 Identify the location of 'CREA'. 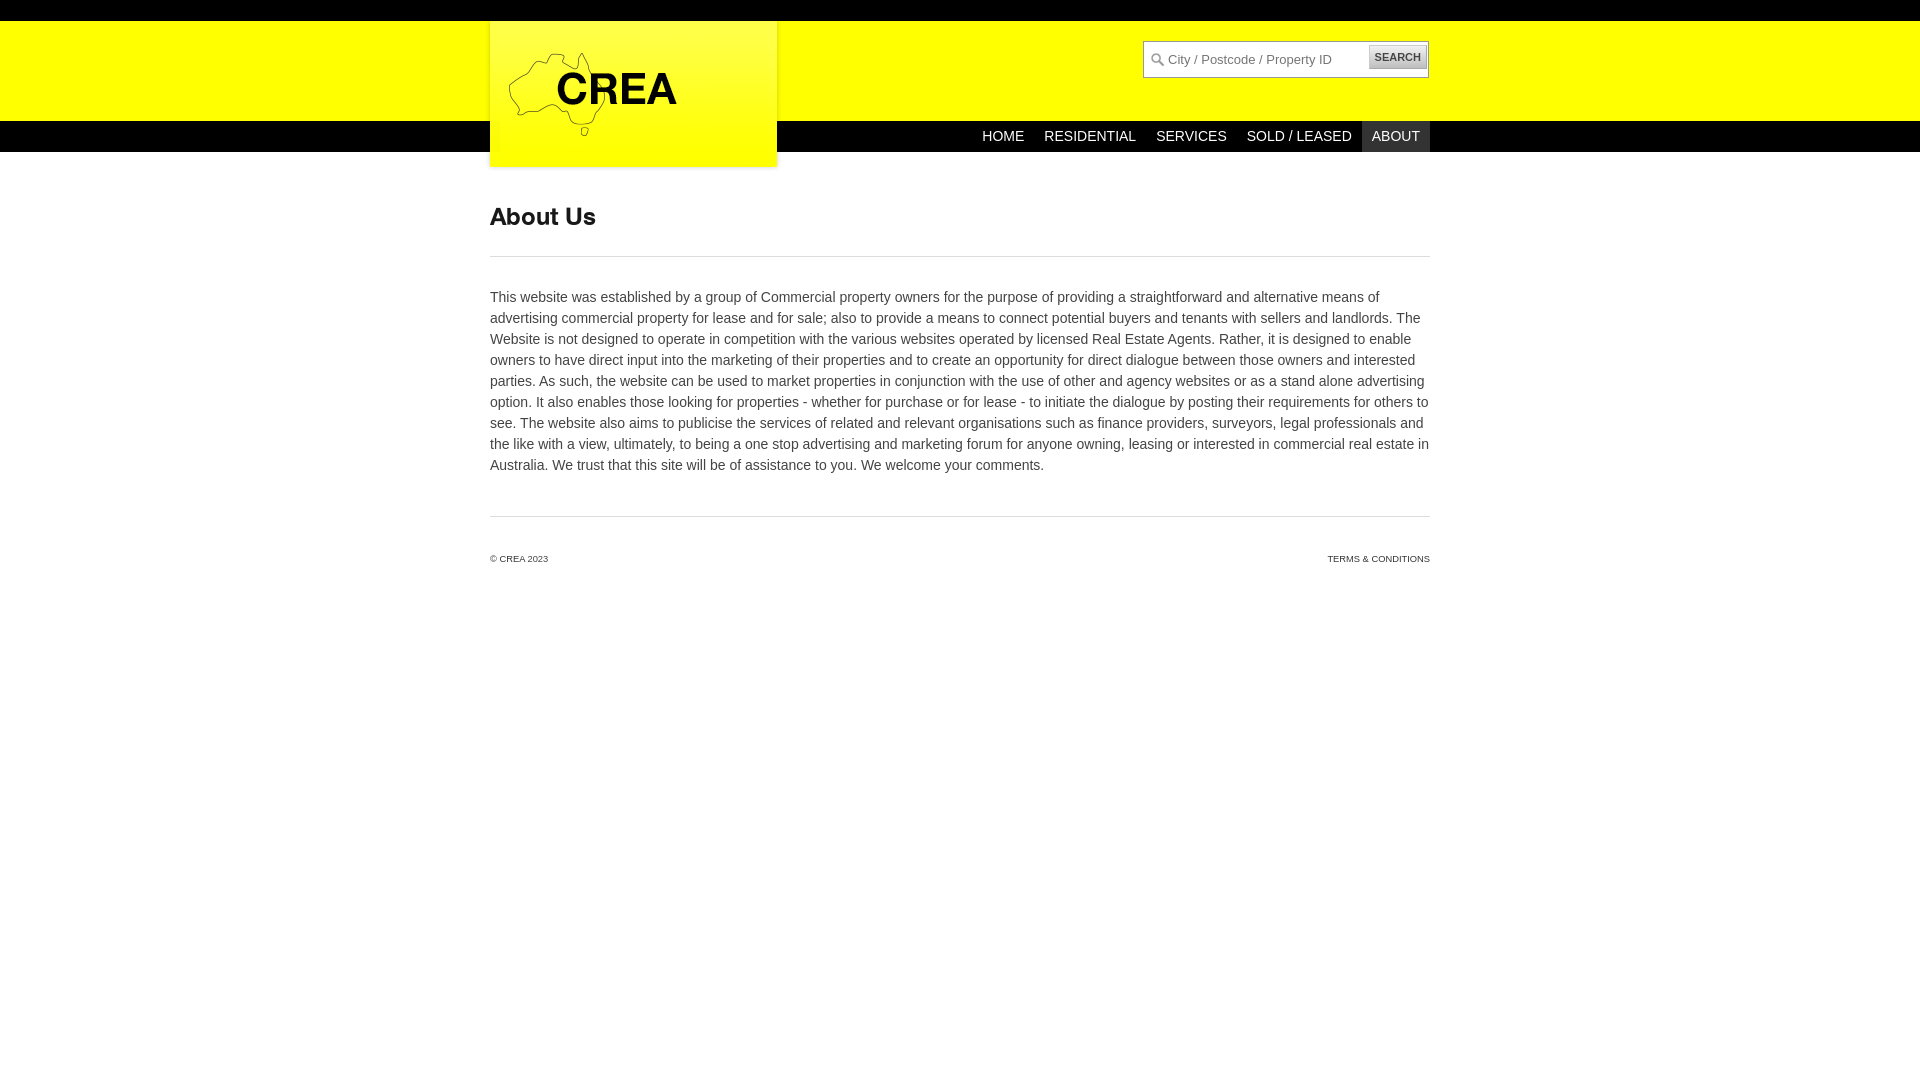
(499, 559).